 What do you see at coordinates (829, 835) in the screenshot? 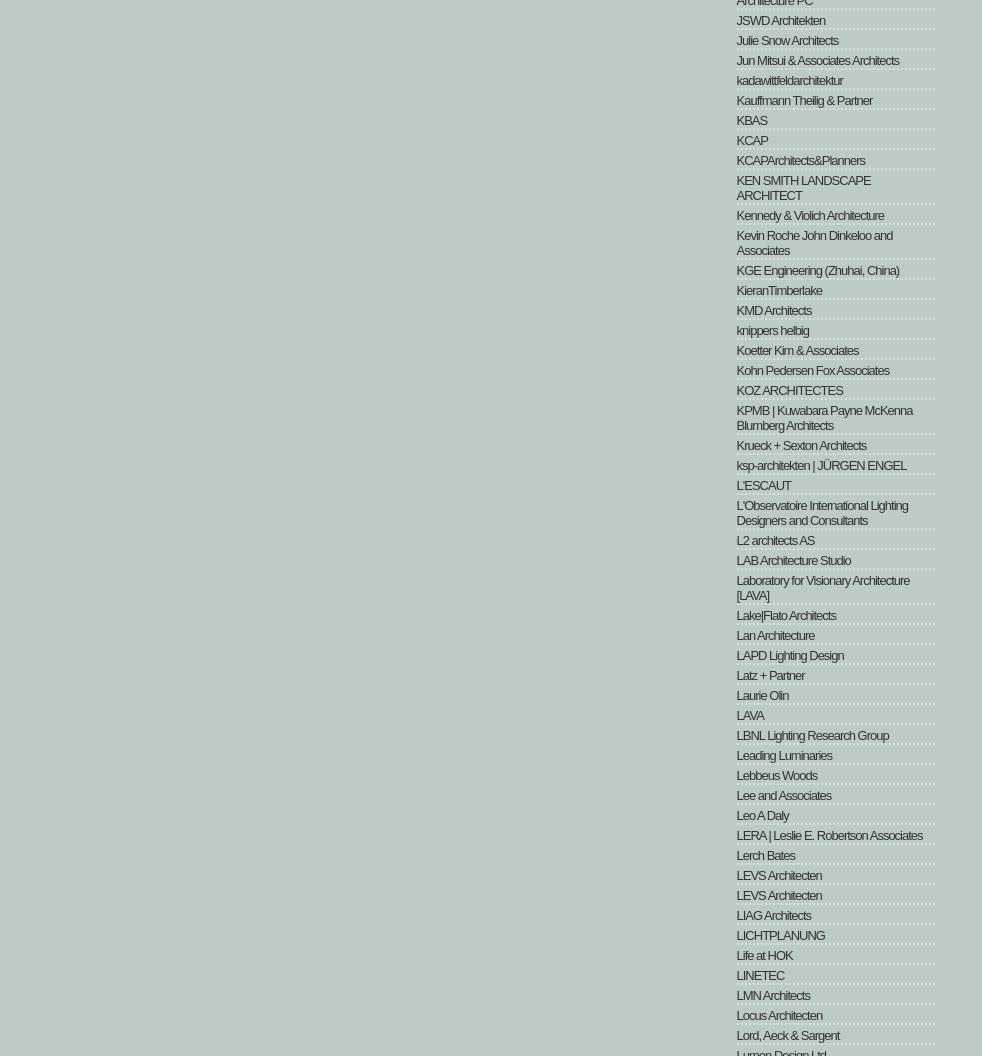
I see `'LERA | Leslie E. Robertson Associates'` at bounding box center [829, 835].